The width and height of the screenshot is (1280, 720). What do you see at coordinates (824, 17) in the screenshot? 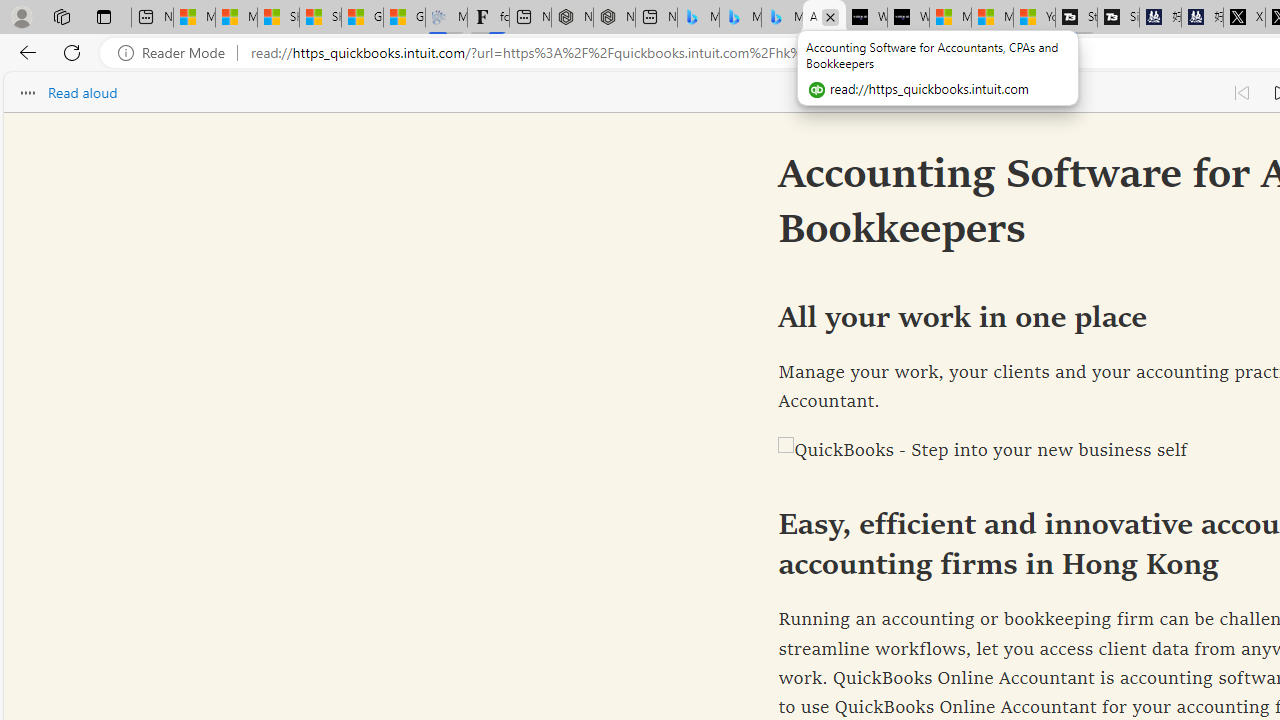
I see `'Accounting Software for Accountants, CPAs and Bookkeepers'` at bounding box center [824, 17].